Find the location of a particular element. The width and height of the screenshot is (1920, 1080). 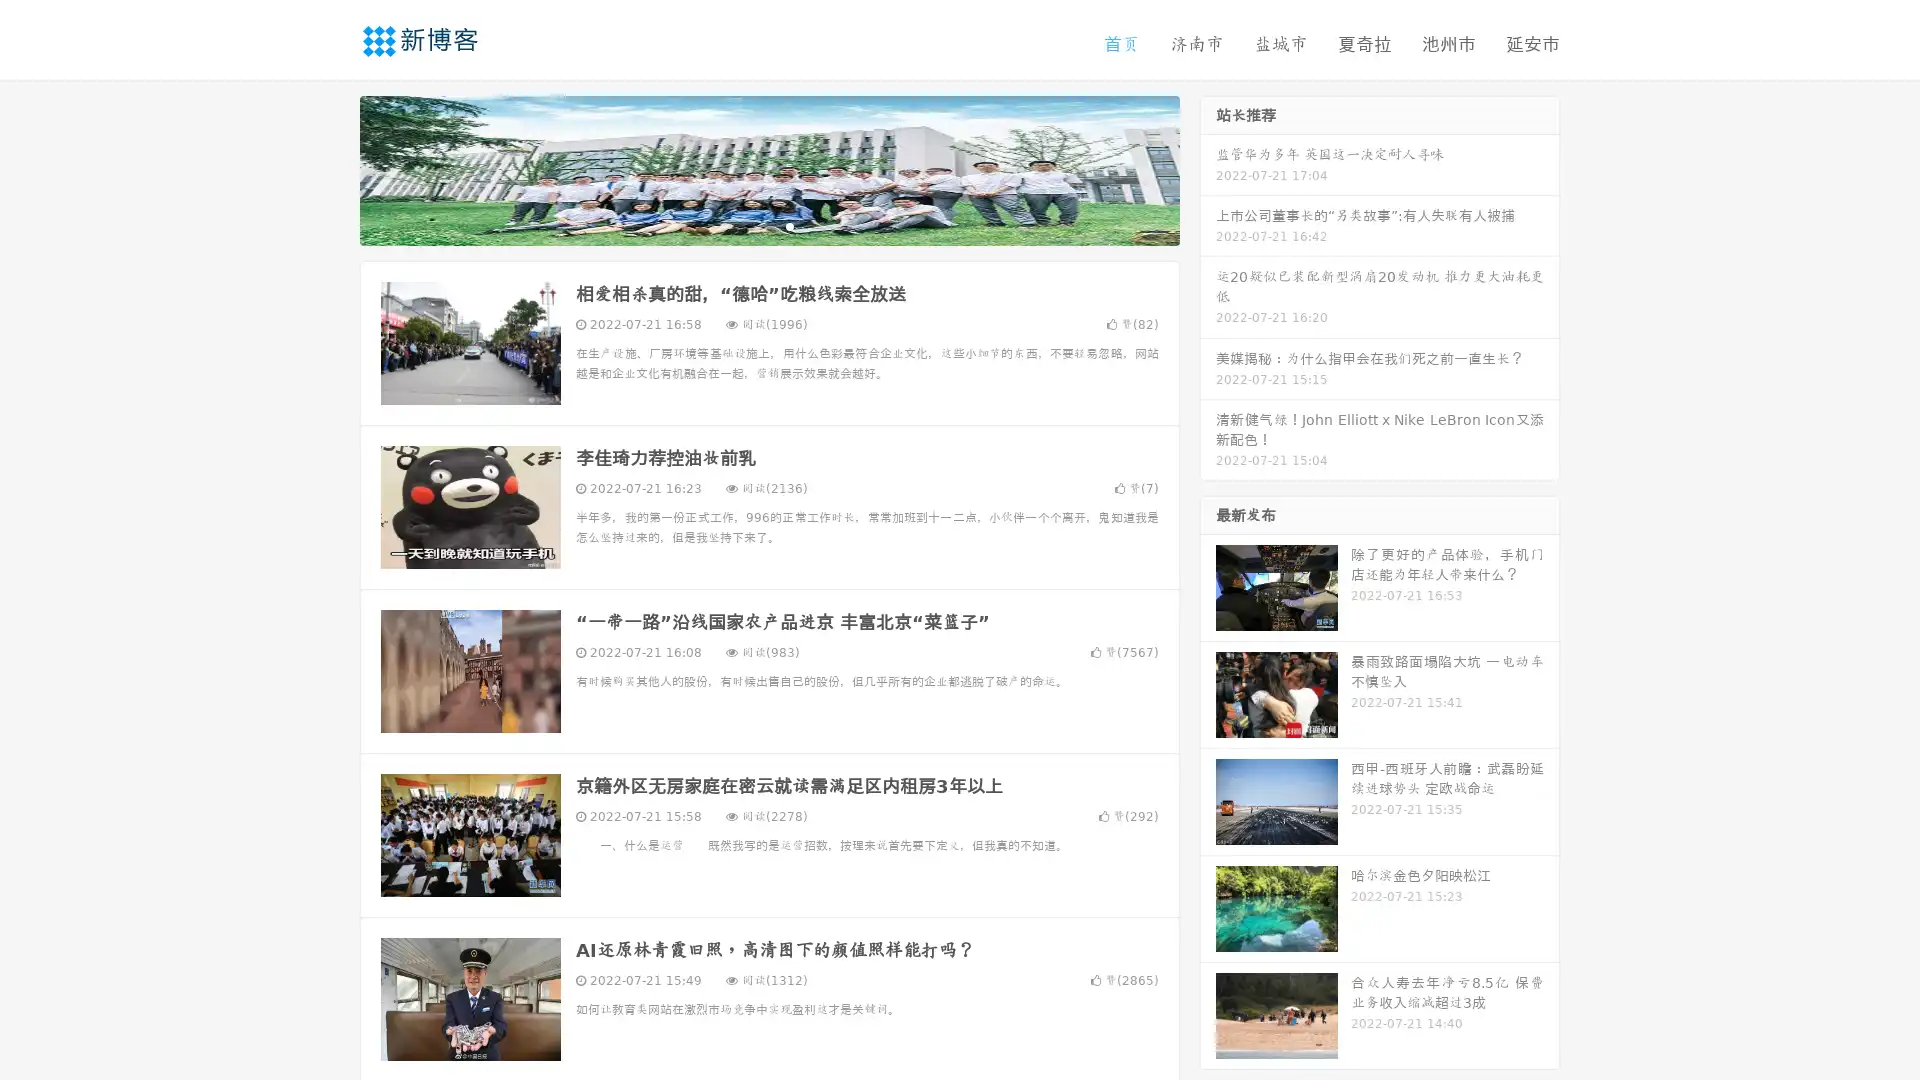

Go to slide 3 is located at coordinates (789, 225).